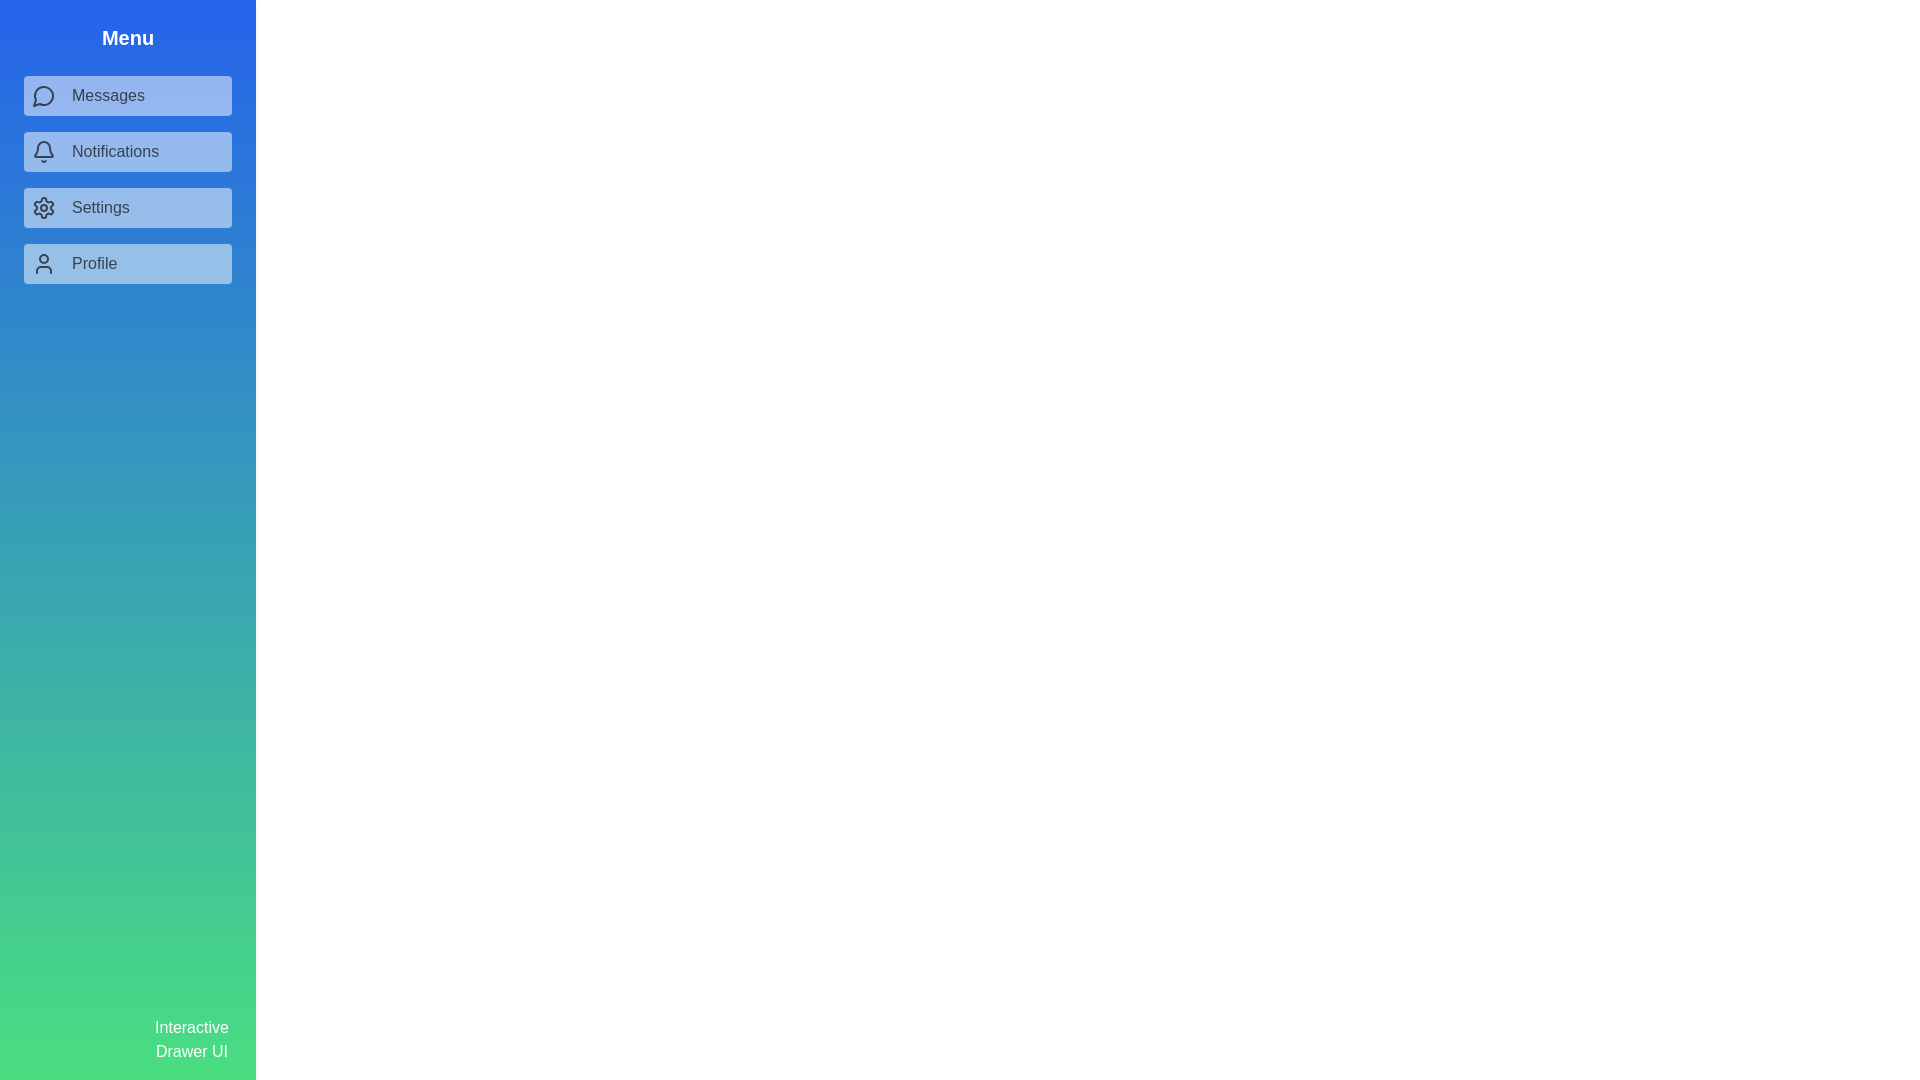  I want to click on the 'Interactive Drawer UI' label at the bottom of the drawer, so click(192, 1039).